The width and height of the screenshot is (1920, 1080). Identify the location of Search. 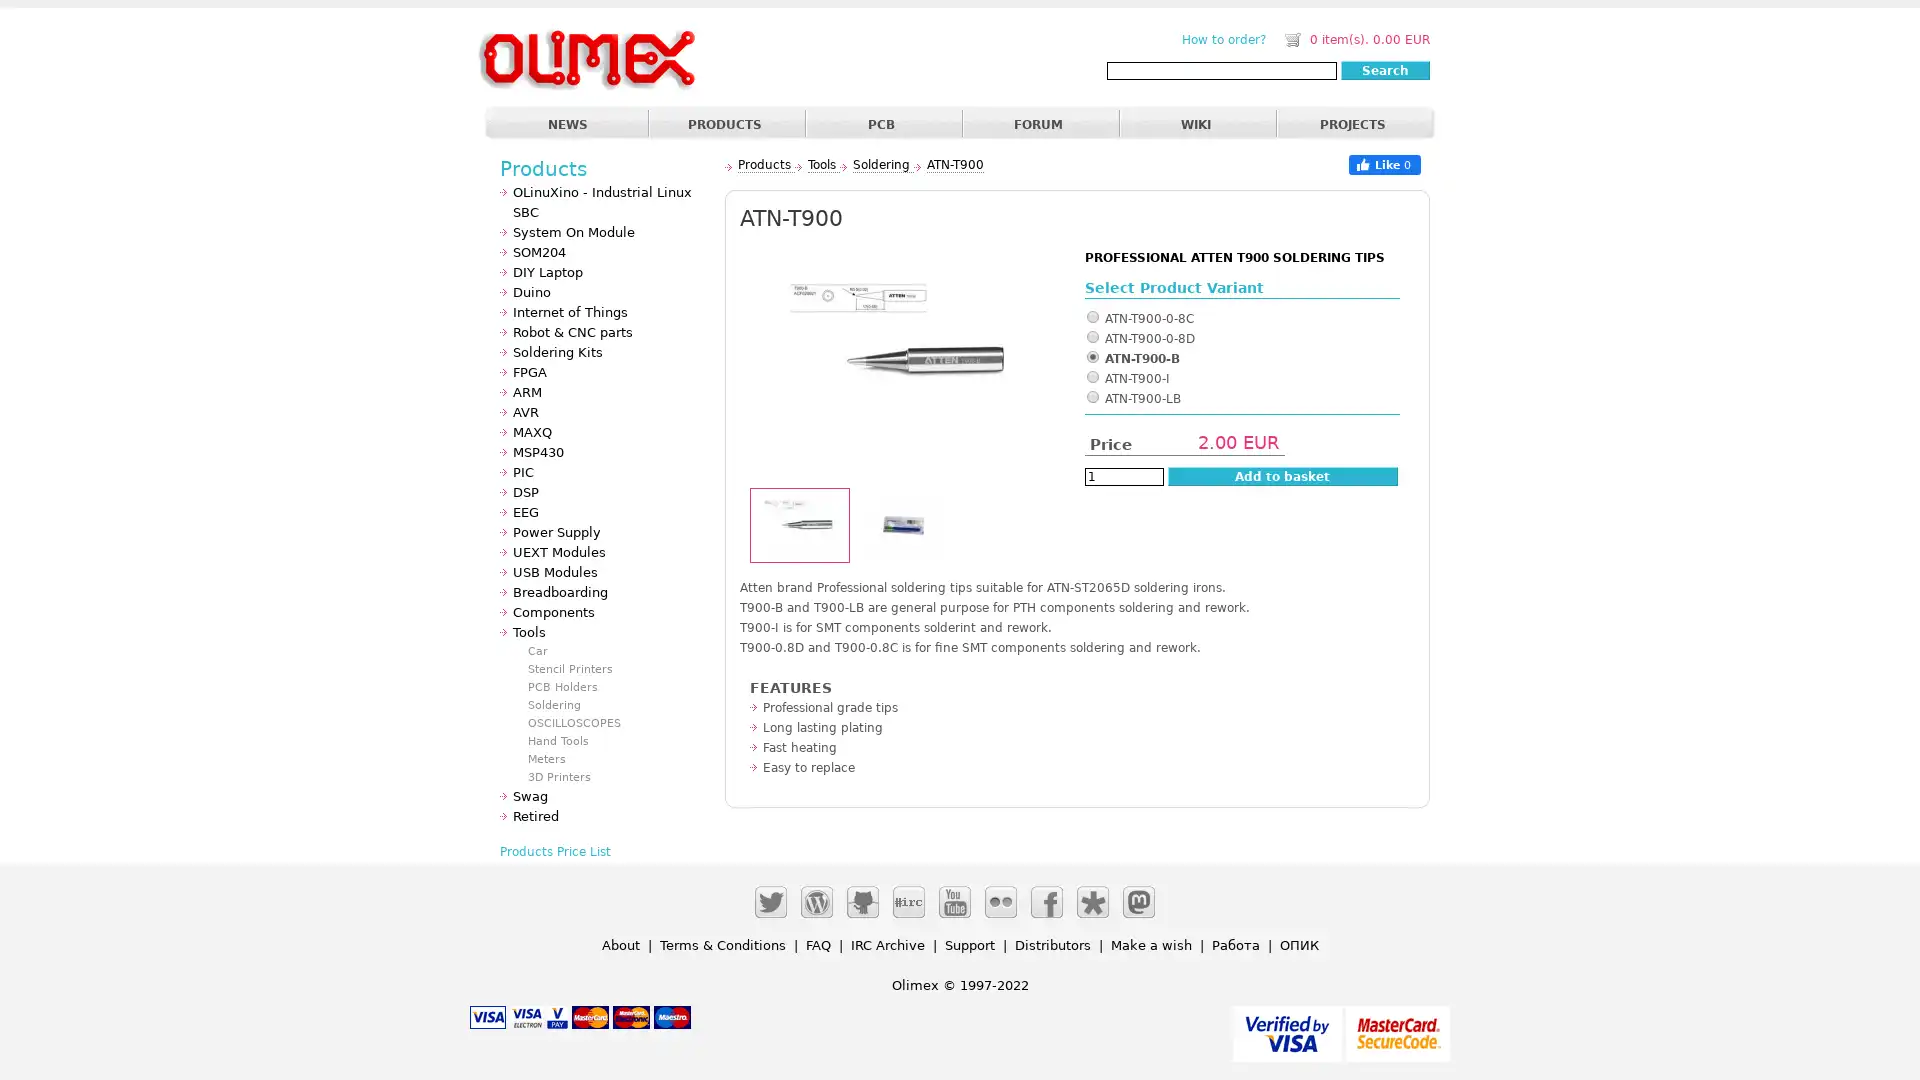
(1384, 69).